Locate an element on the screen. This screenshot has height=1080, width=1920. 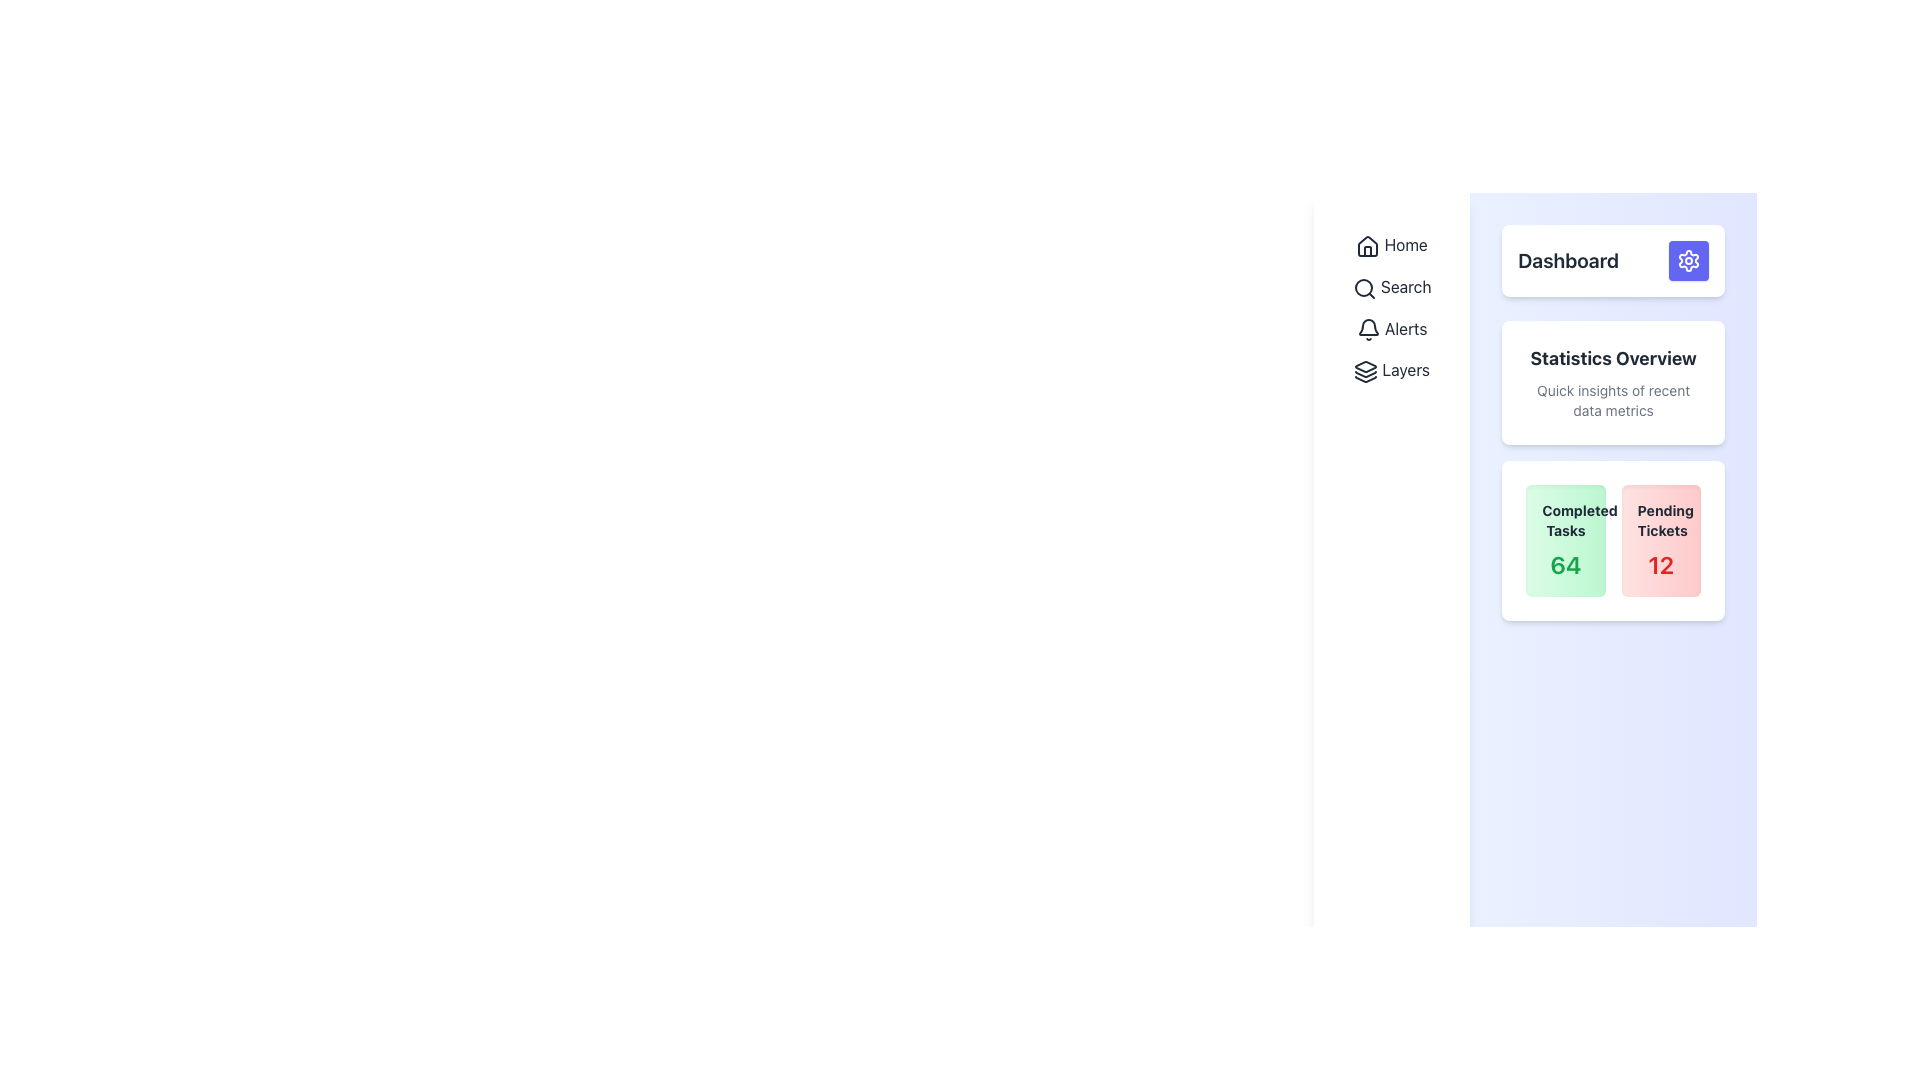
the informational block or card with a gradient red background that displays 'Pending Tickets' and '12' in bold fonts, located in the lower right section of the layout is located at coordinates (1661, 540).